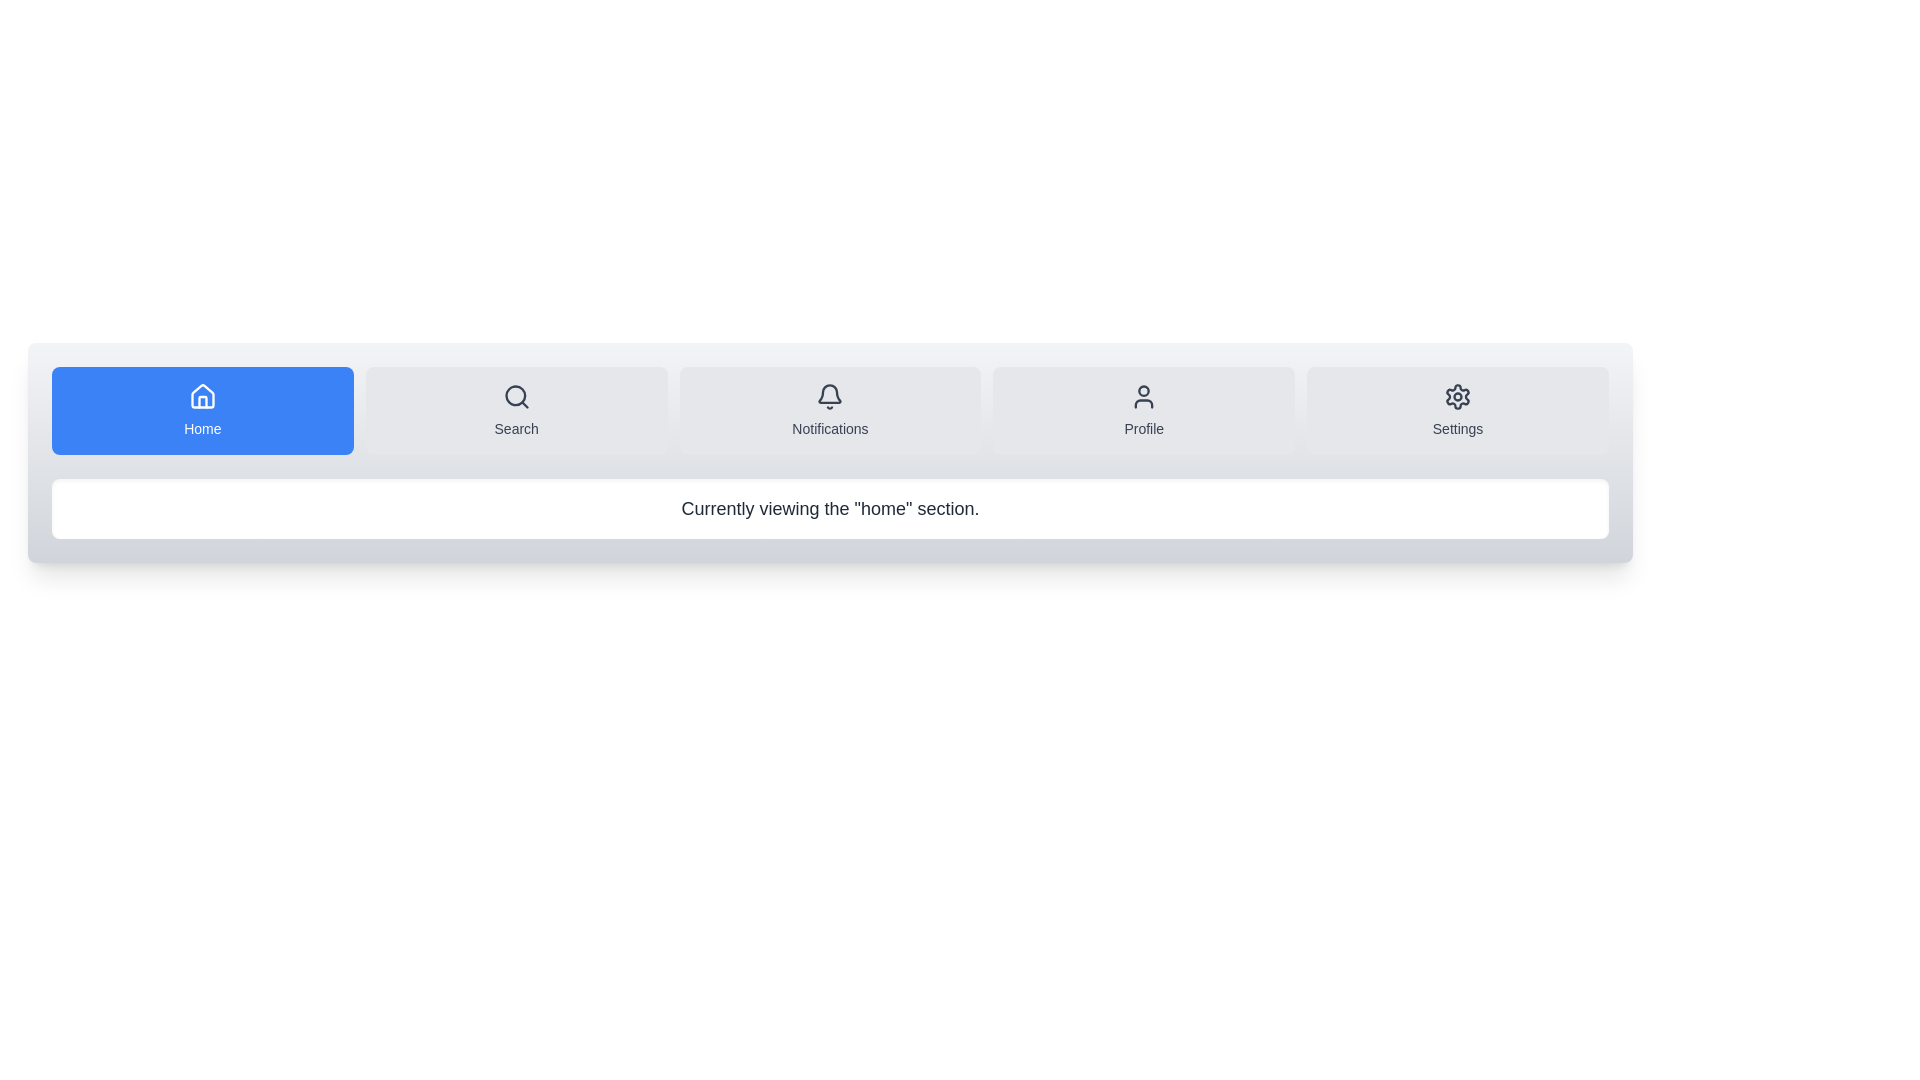 The image size is (1920, 1080). I want to click on the bell-shaped notification icon located in the 'Notifications' section of the navigation menu, so click(830, 397).